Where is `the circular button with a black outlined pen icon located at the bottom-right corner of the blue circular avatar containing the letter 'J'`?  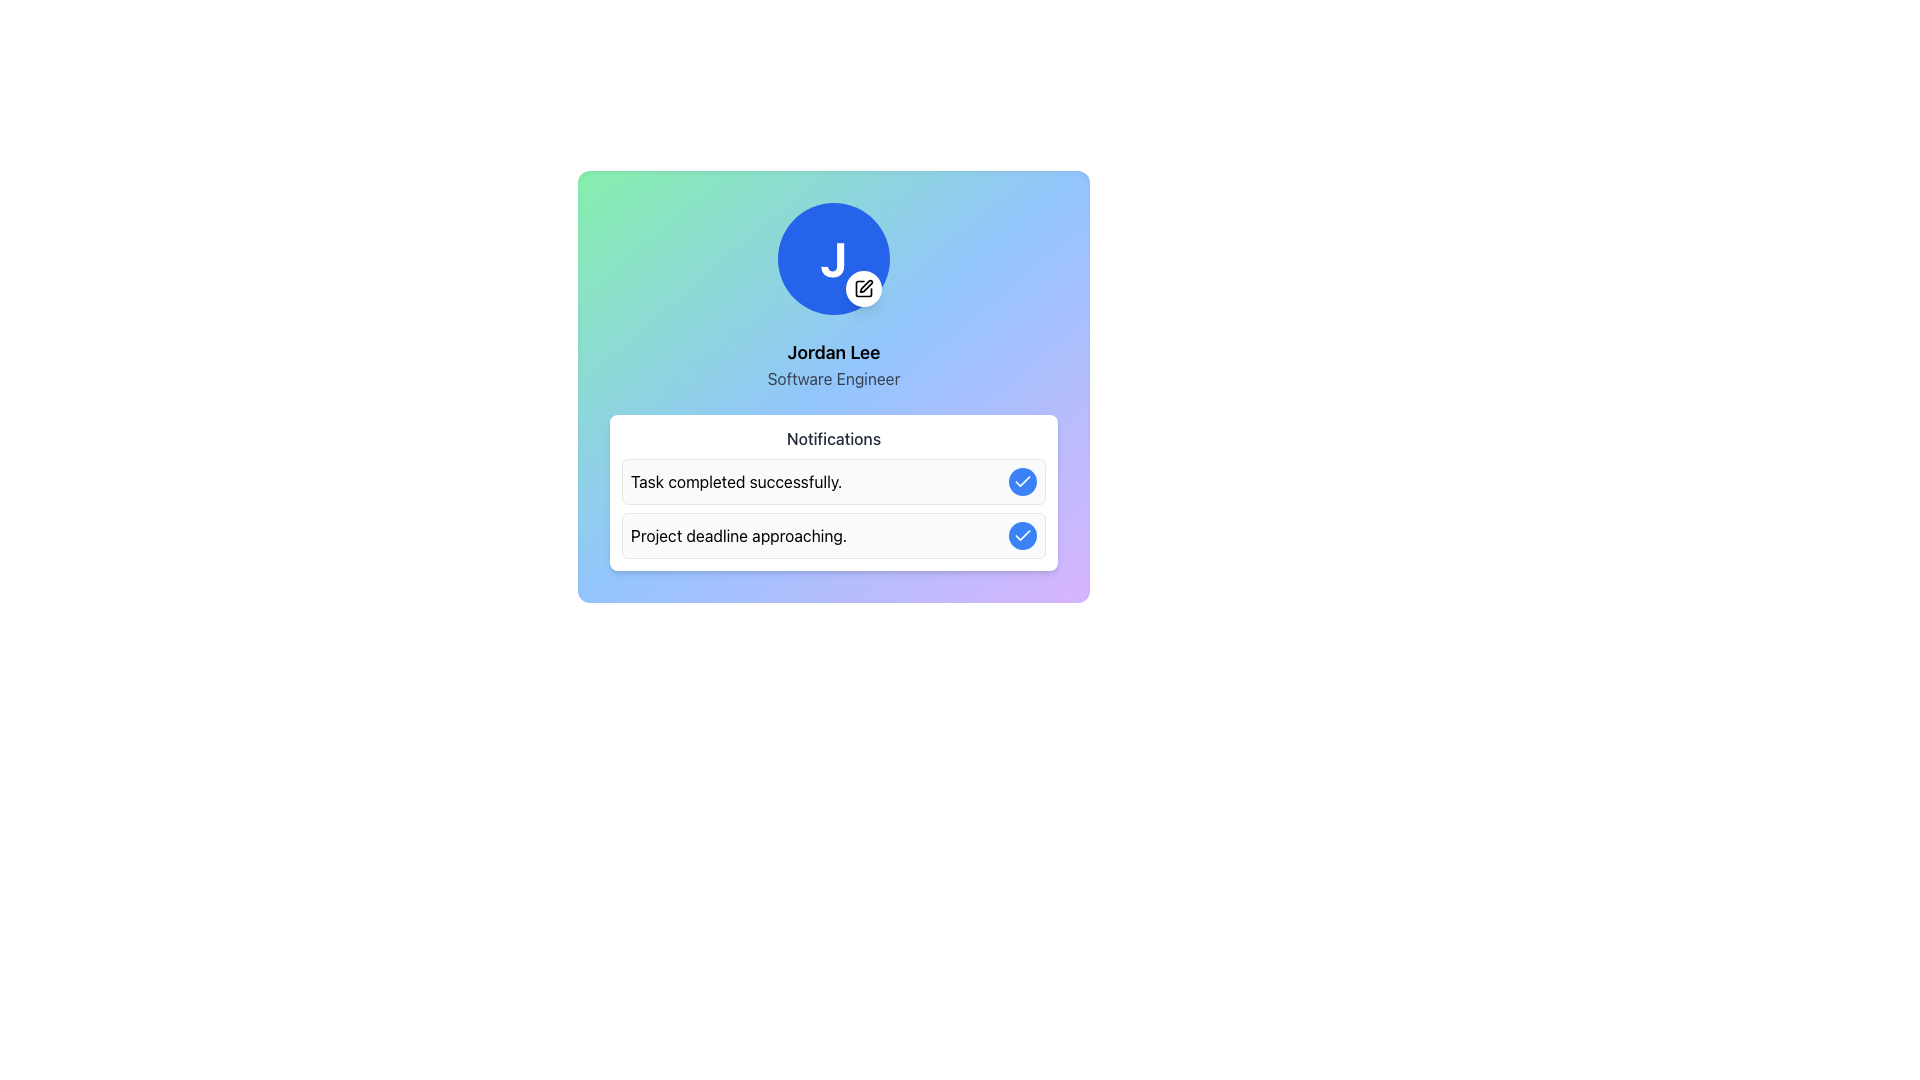
the circular button with a black outlined pen icon located at the bottom-right corner of the blue circular avatar containing the letter 'J' is located at coordinates (864, 289).